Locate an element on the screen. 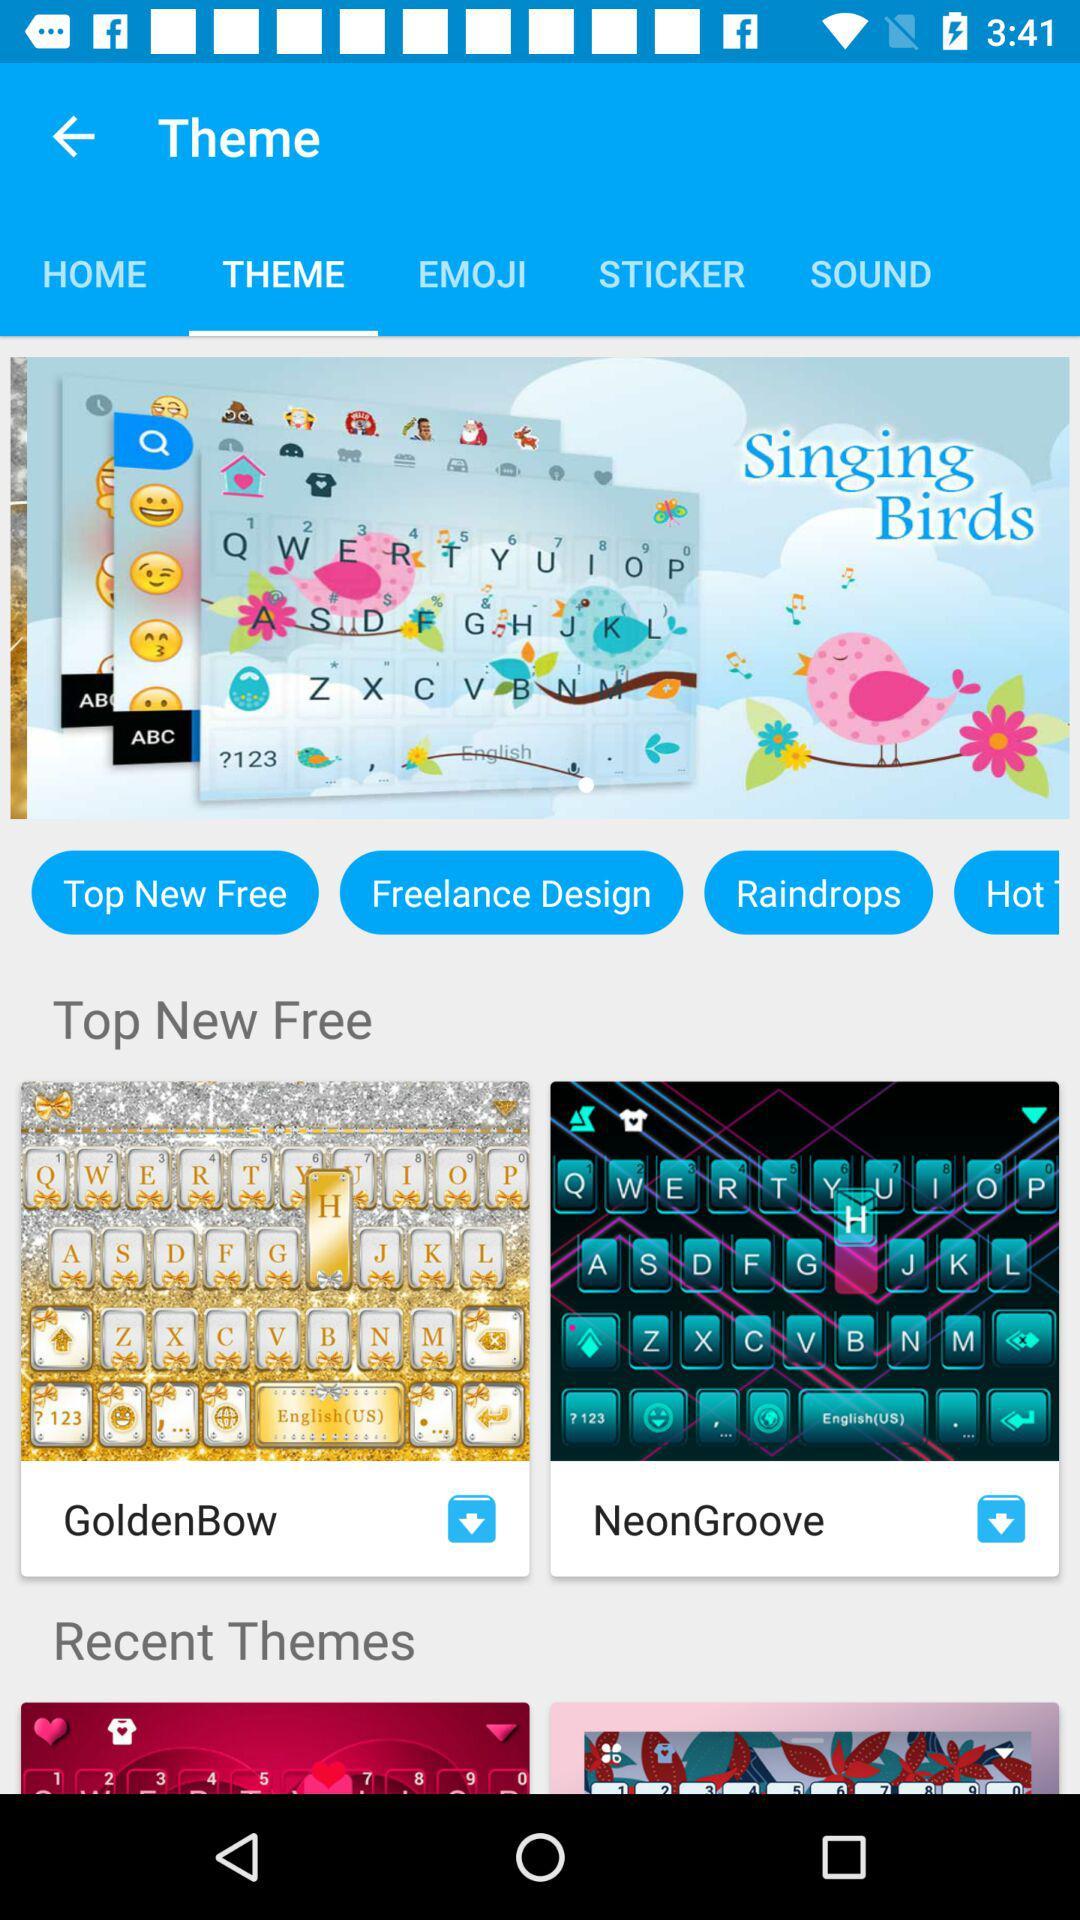 This screenshot has width=1080, height=1920. item to the right of the freelance design item is located at coordinates (818, 891).